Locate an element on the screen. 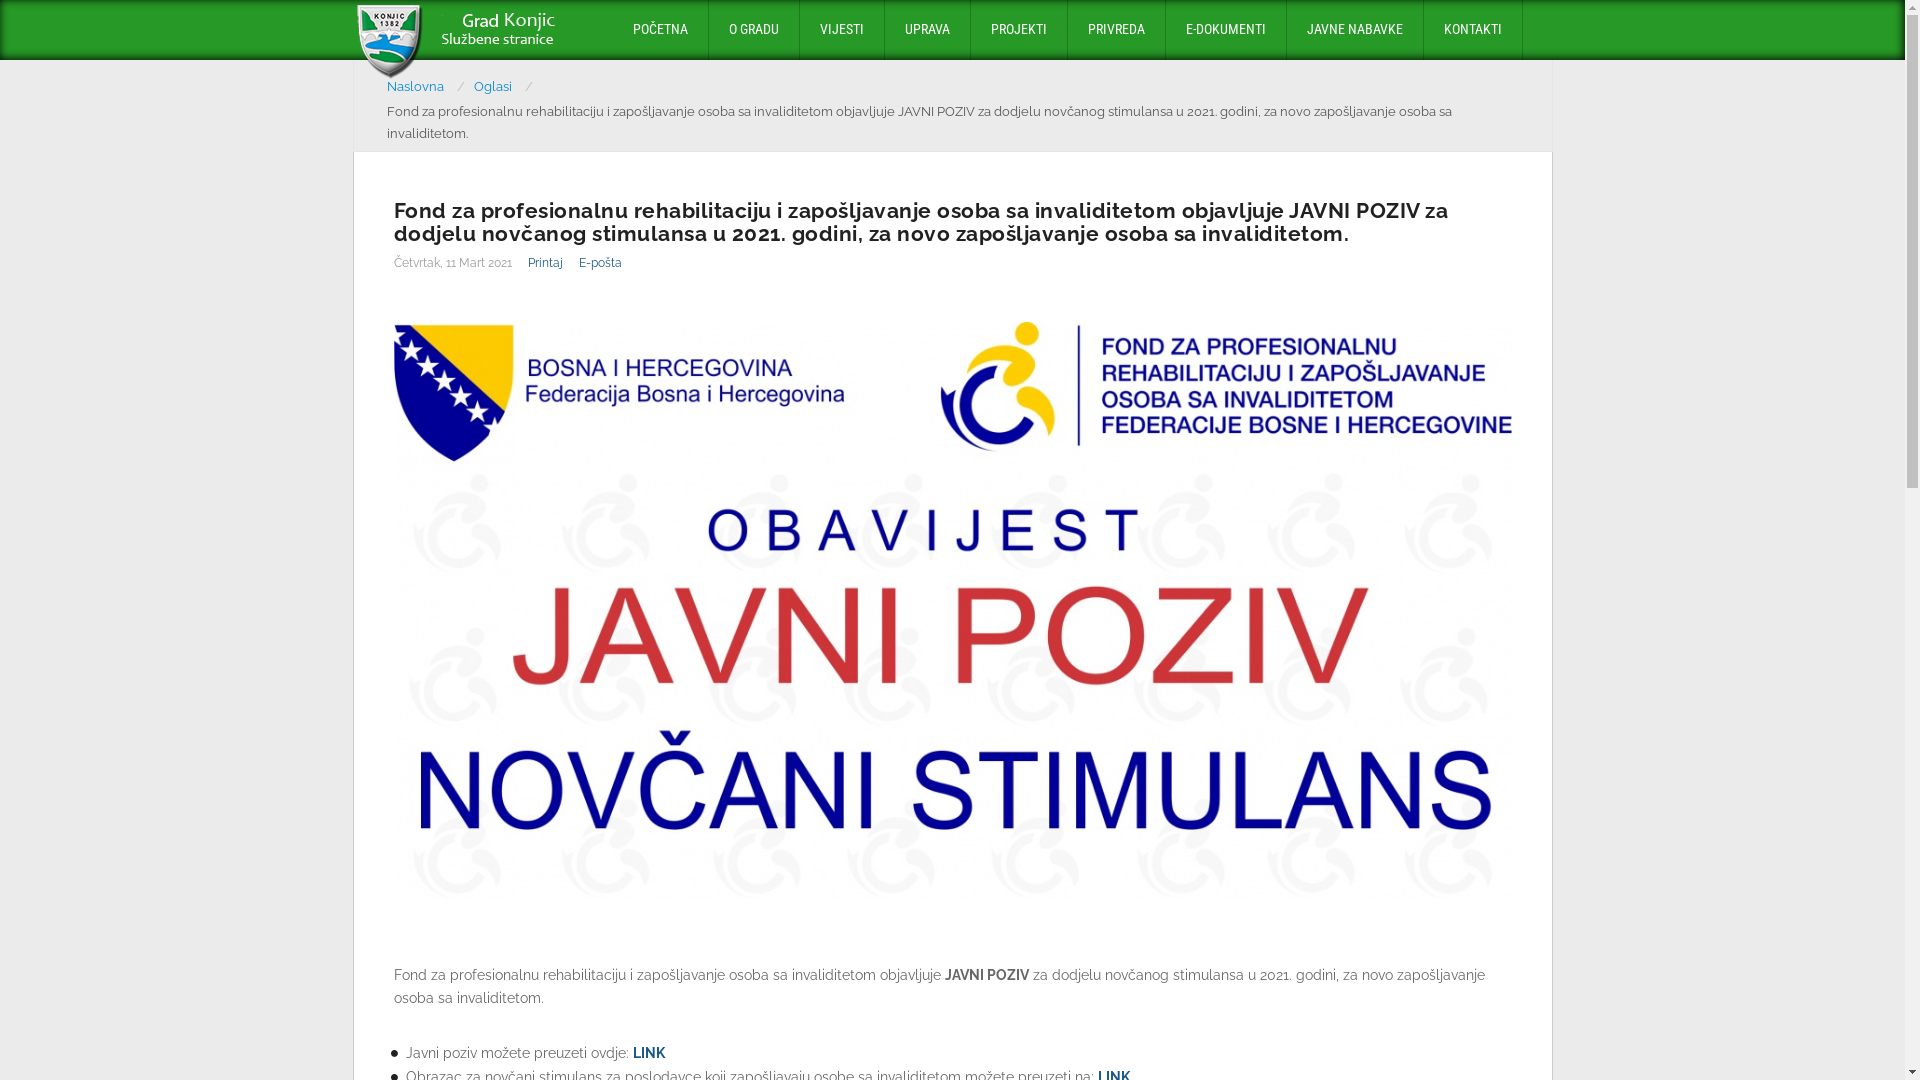  'PROJEKTI' is located at coordinates (969, 30).